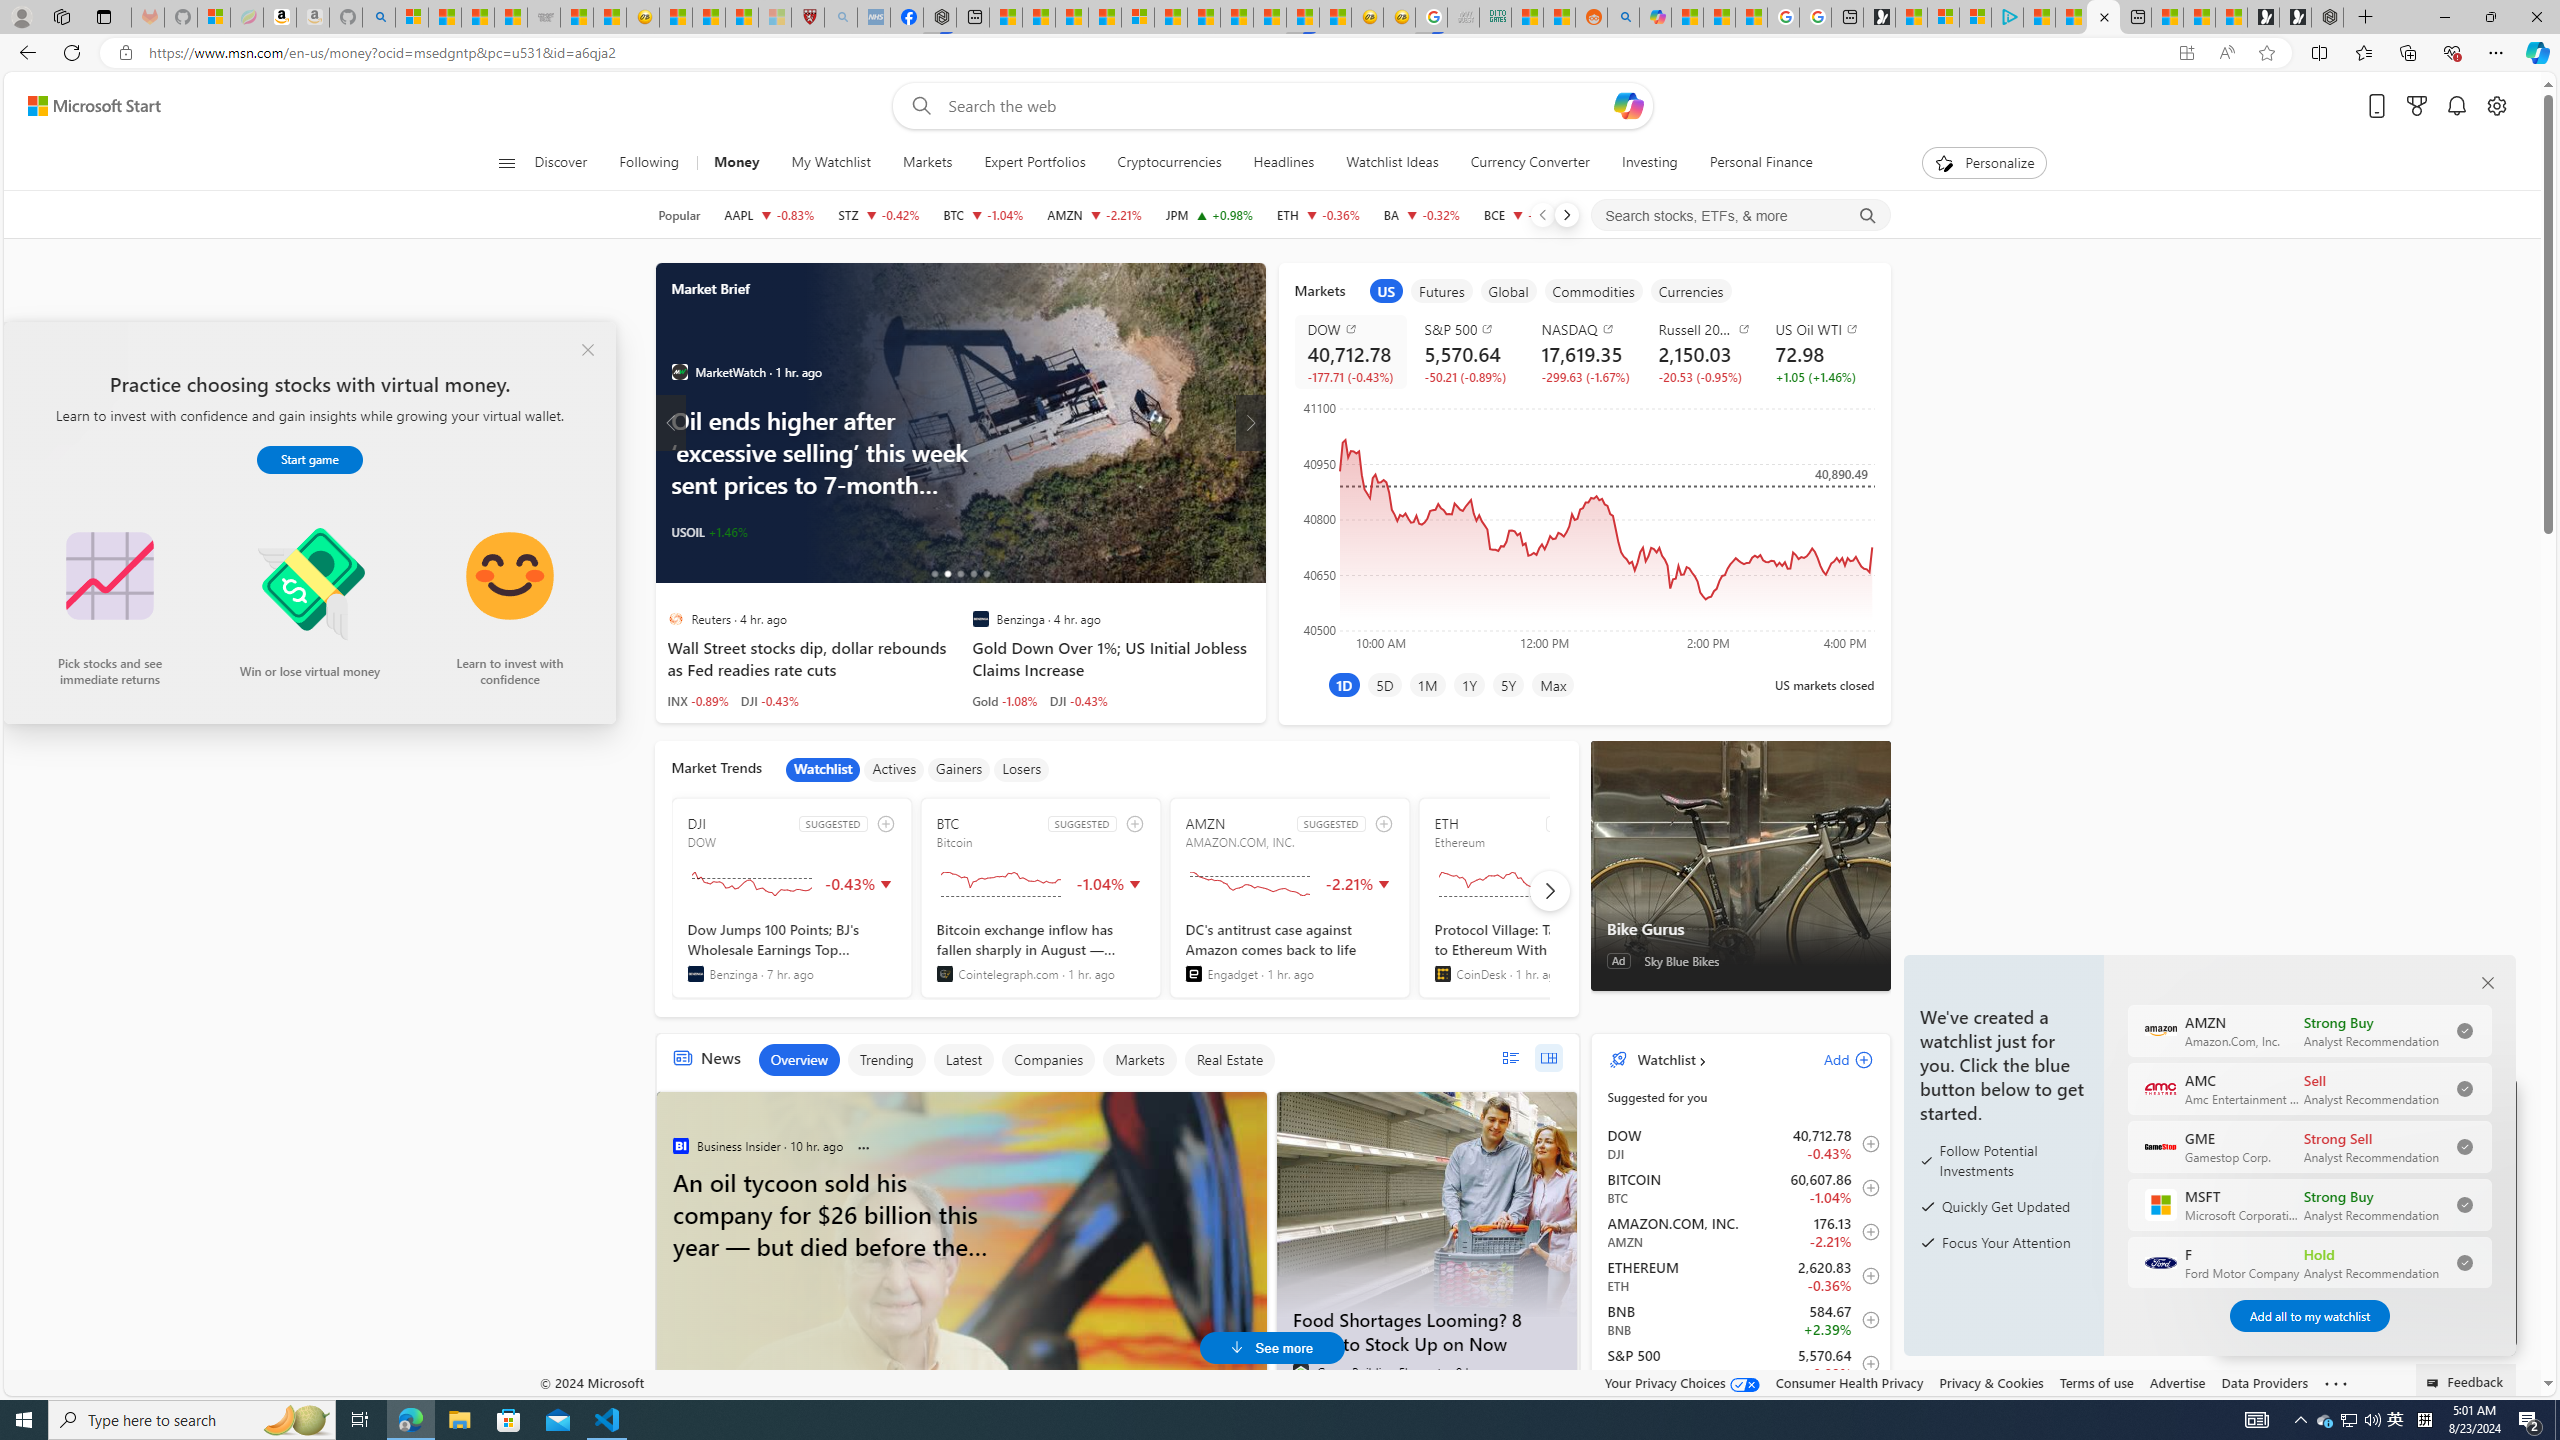 The height and width of the screenshot is (1440, 2560). Describe the element at coordinates (309, 459) in the screenshot. I see `'Start game'` at that location.